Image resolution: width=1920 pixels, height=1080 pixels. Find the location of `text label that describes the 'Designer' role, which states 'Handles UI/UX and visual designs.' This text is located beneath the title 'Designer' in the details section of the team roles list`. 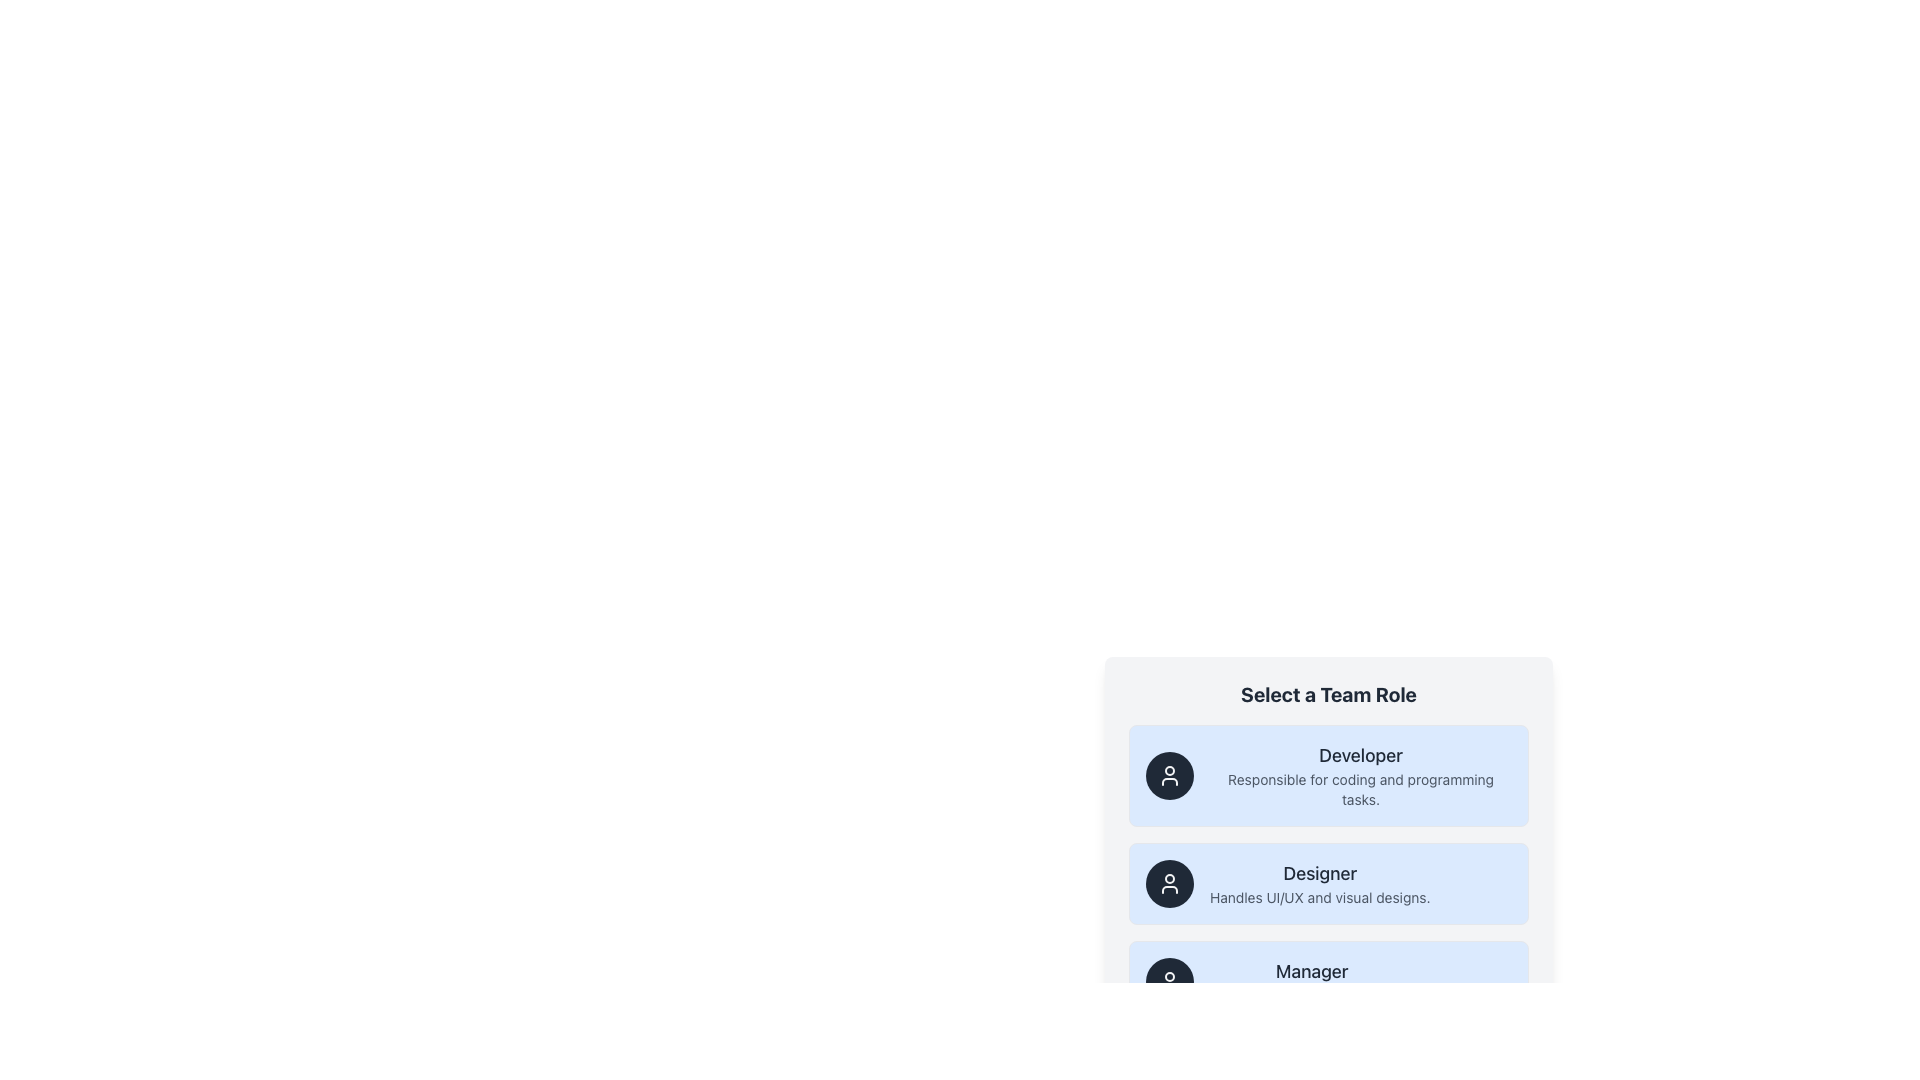

text label that describes the 'Designer' role, which states 'Handles UI/UX and visual designs.' This text is located beneath the title 'Designer' in the details section of the team roles list is located at coordinates (1320, 897).